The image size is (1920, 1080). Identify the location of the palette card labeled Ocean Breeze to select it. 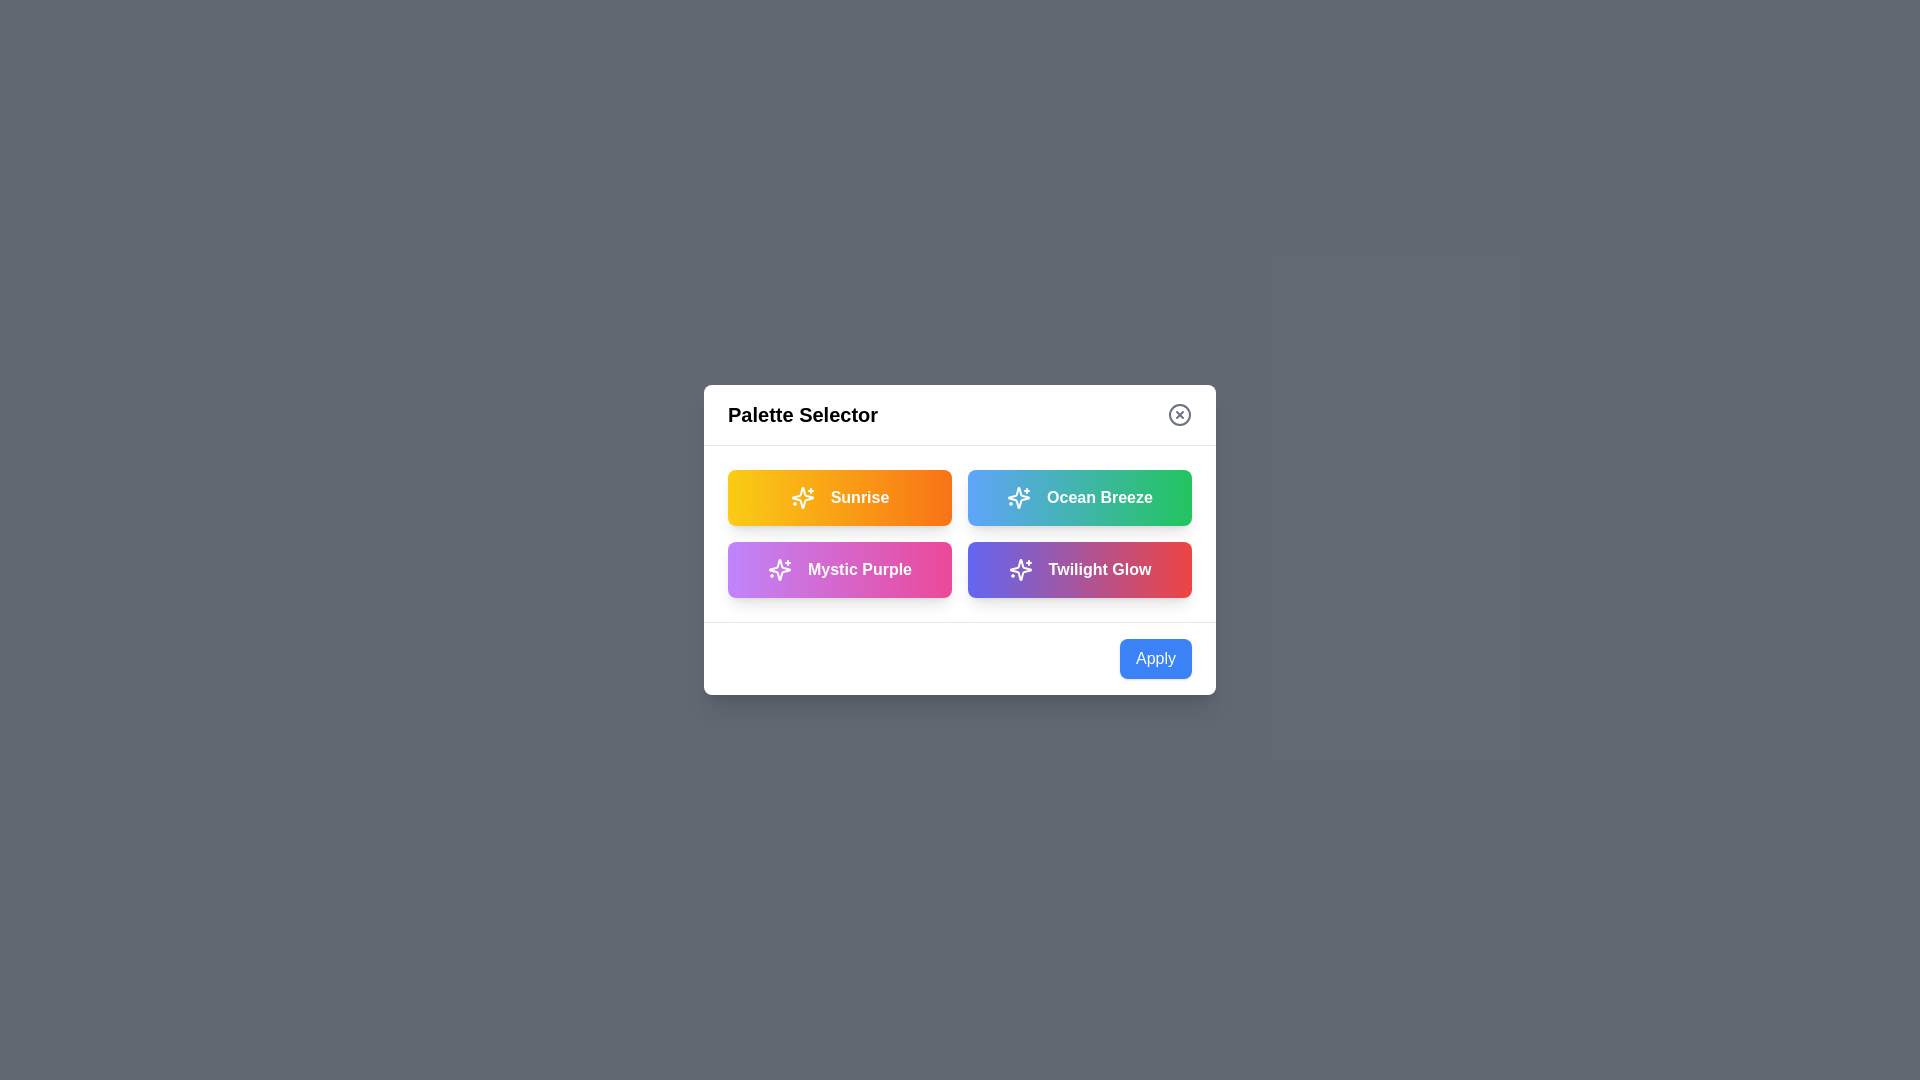
(1079, 496).